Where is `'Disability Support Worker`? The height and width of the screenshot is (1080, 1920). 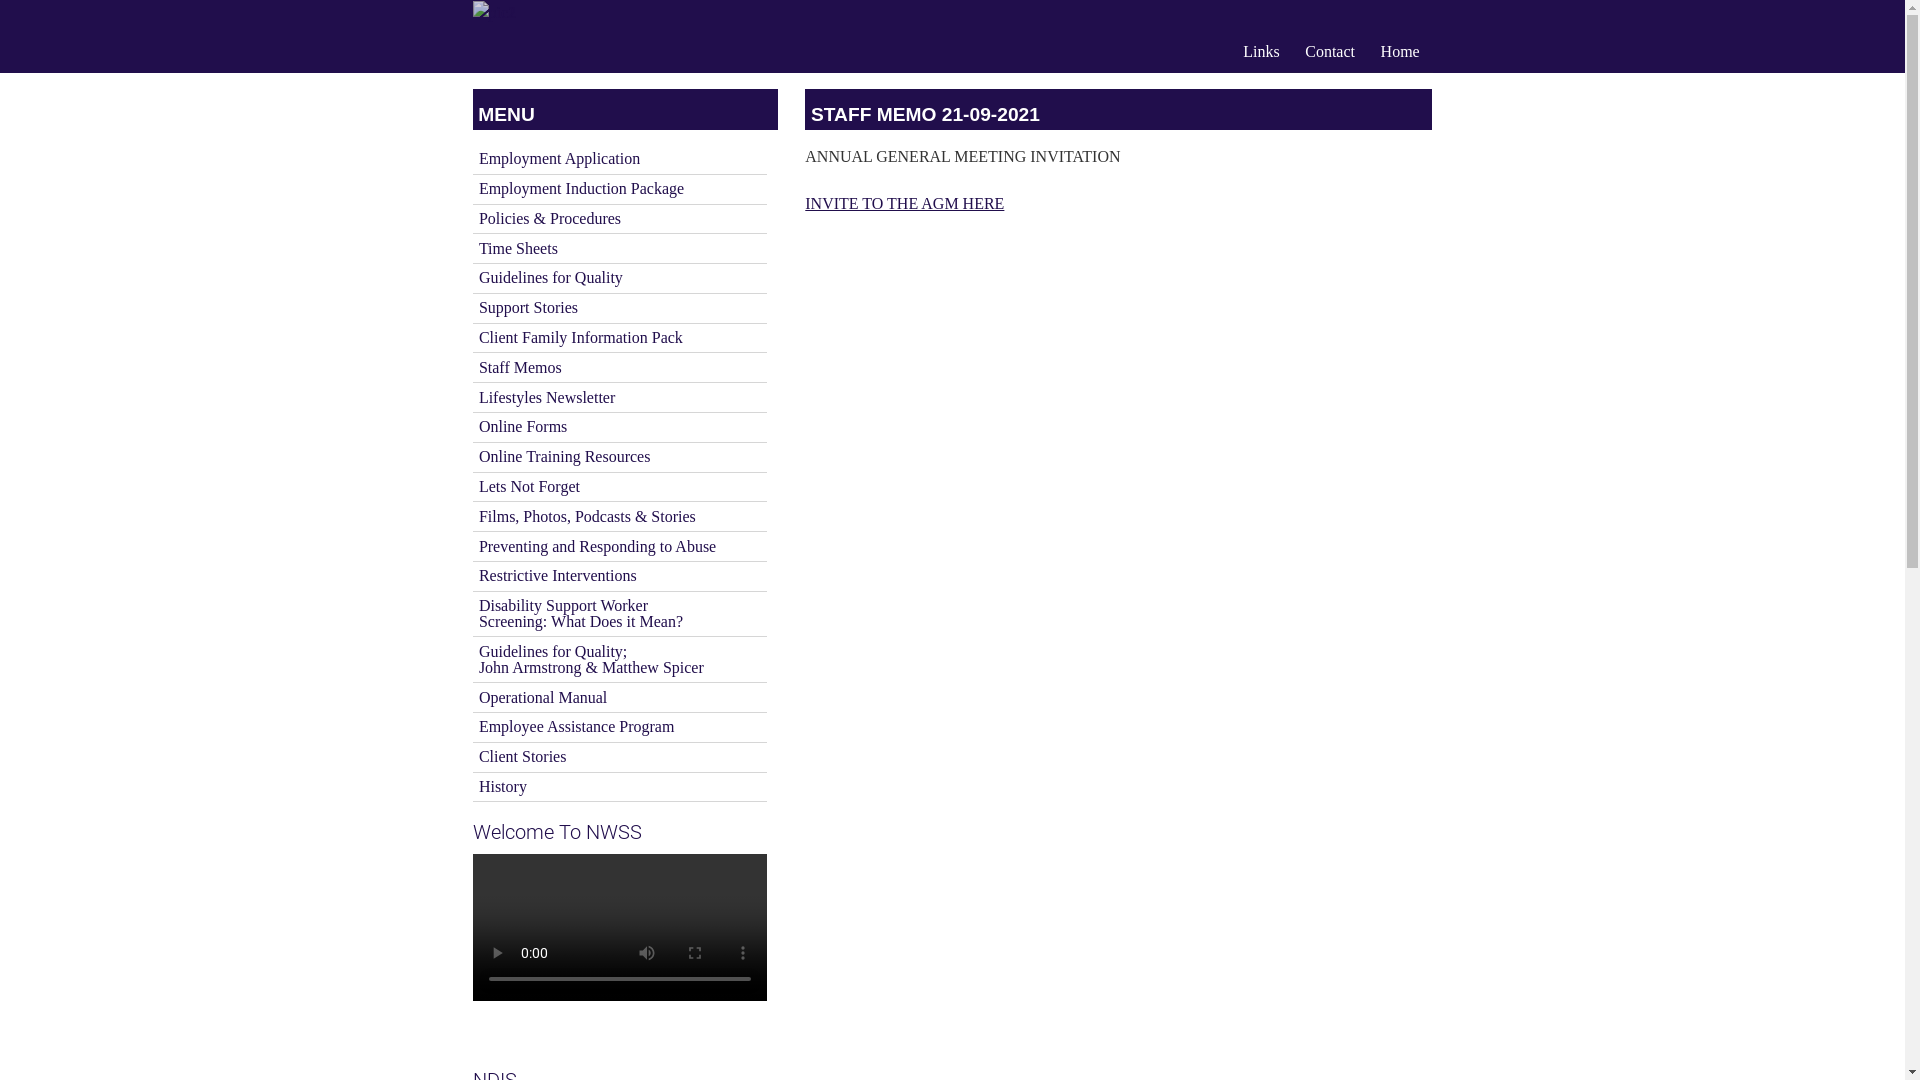
'Disability Support Worker is located at coordinates (618, 613).